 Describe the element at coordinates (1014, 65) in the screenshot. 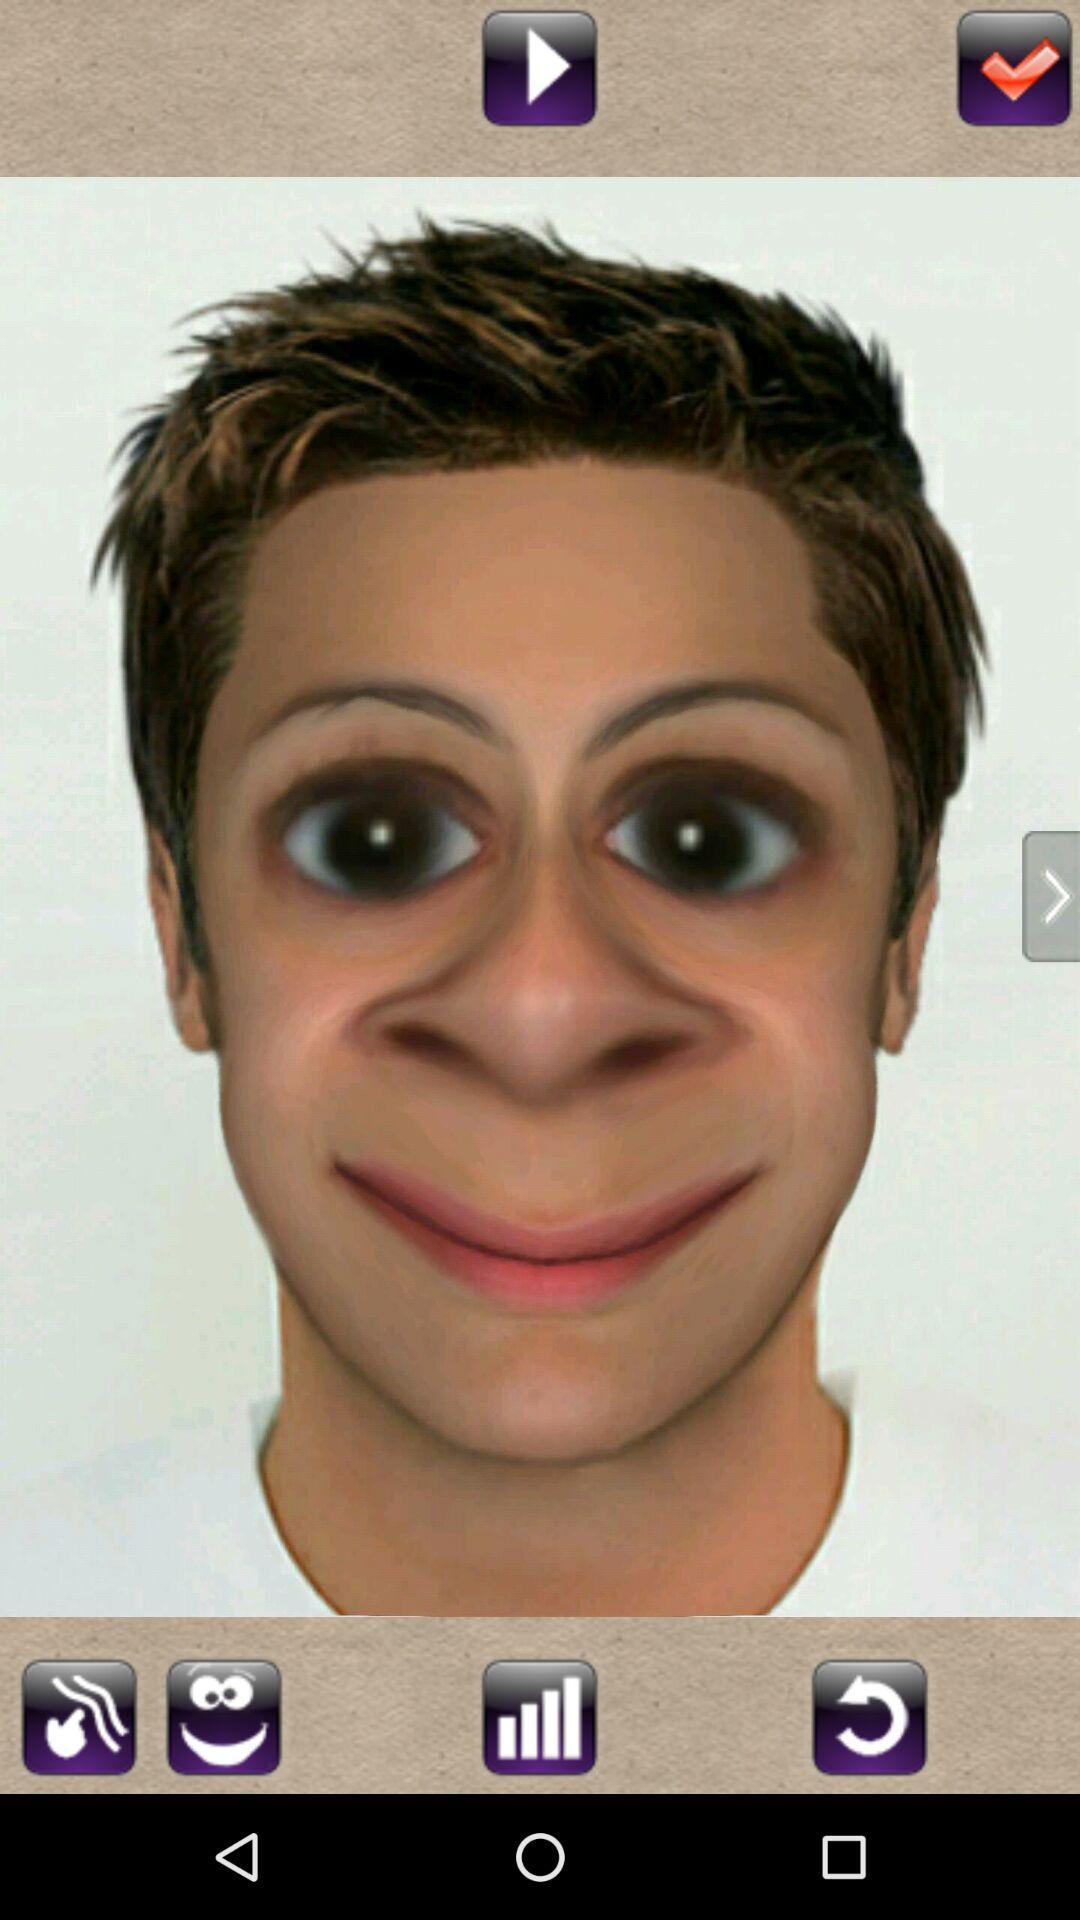

I see `finish the editing` at that location.